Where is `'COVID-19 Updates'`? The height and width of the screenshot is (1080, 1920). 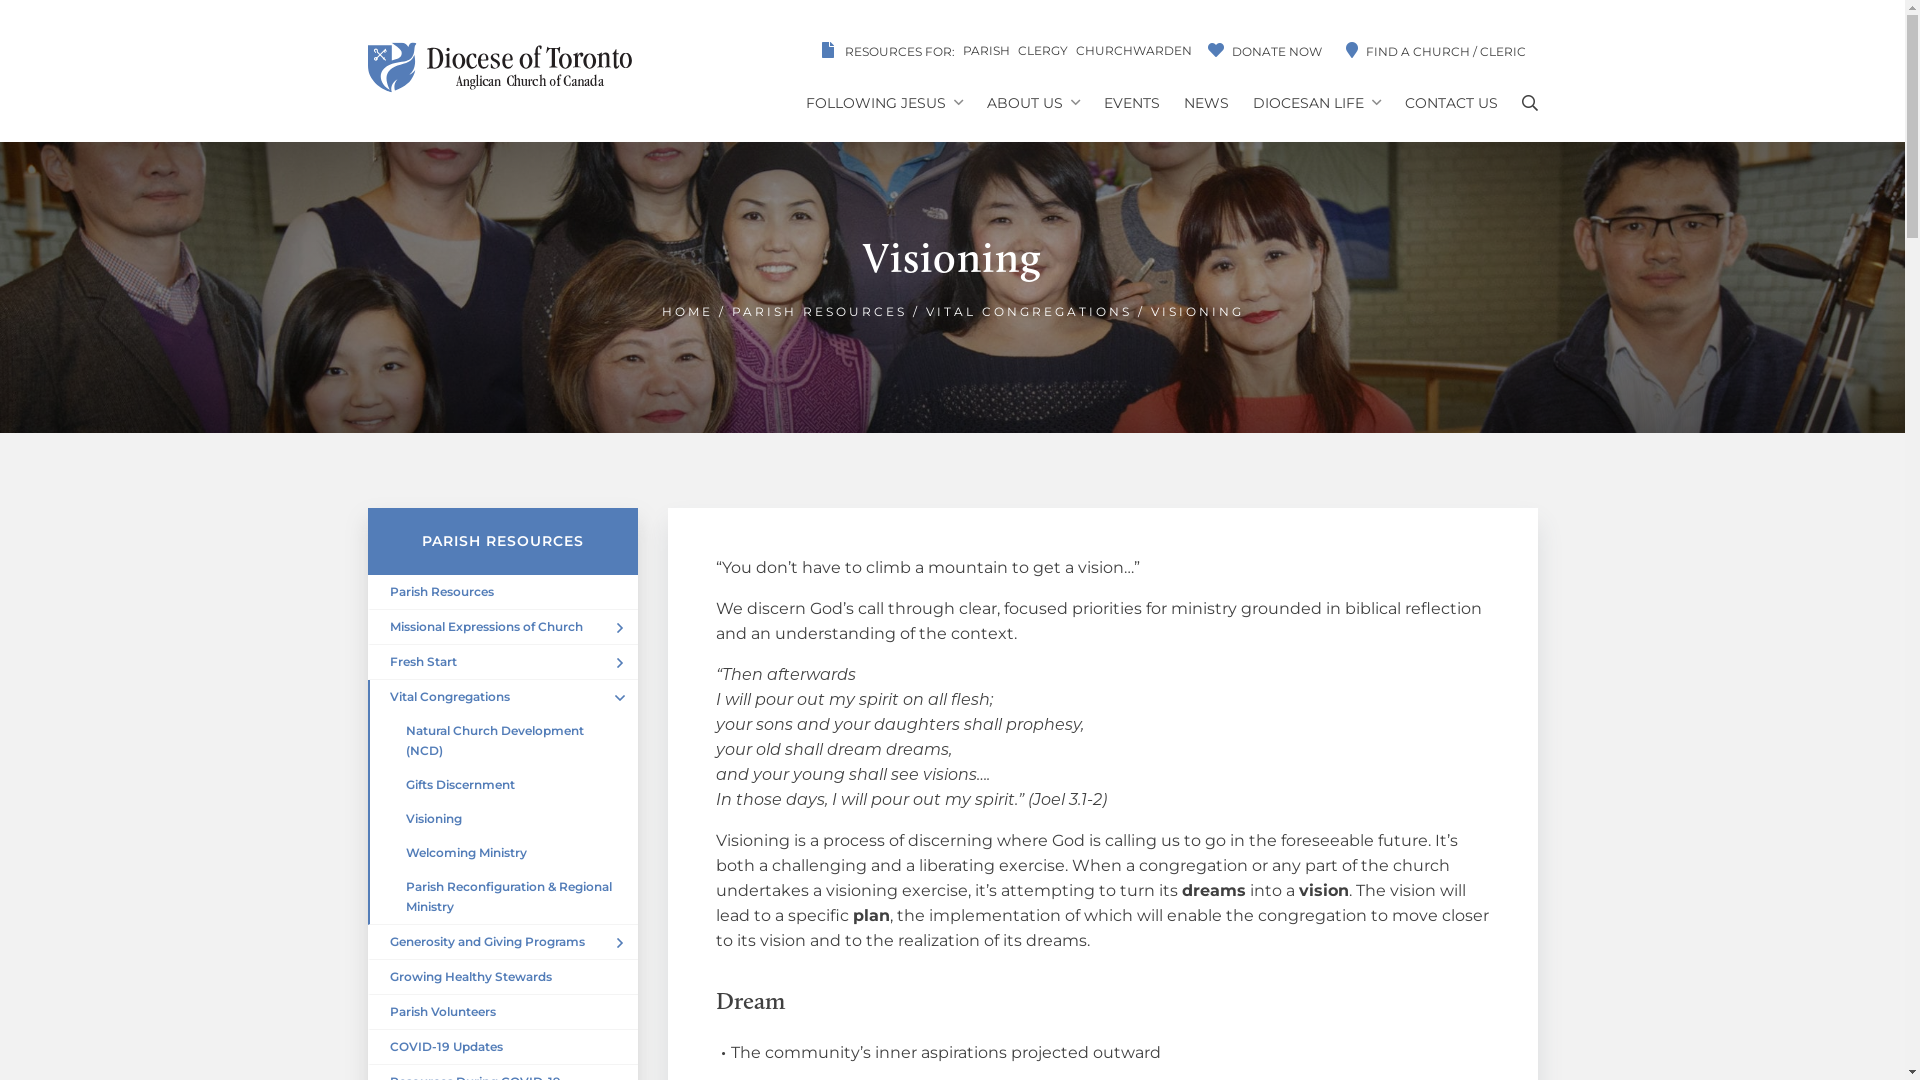
'COVID-19 Updates' is located at coordinates (503, 1046).